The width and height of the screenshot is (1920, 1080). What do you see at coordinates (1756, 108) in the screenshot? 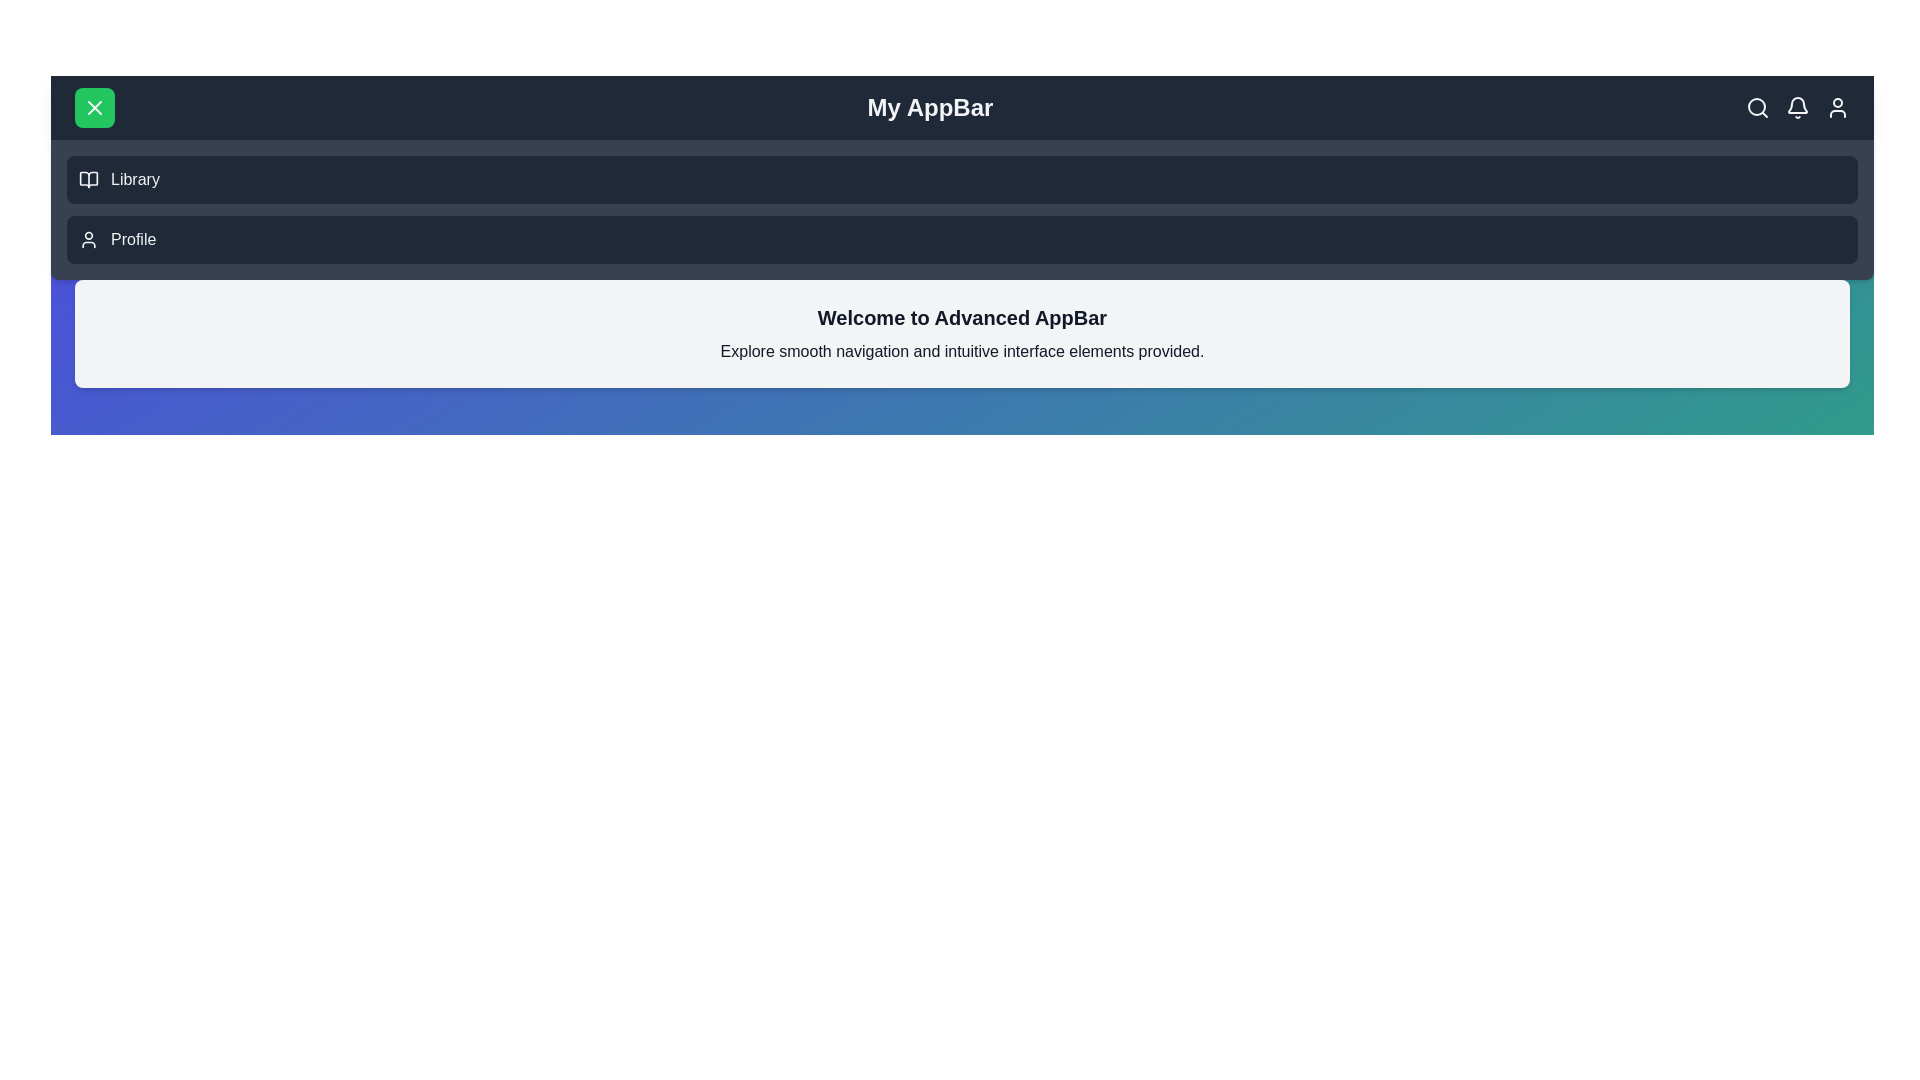
I see `the search icon to initiate a search` at bounding box center [1756, 108].